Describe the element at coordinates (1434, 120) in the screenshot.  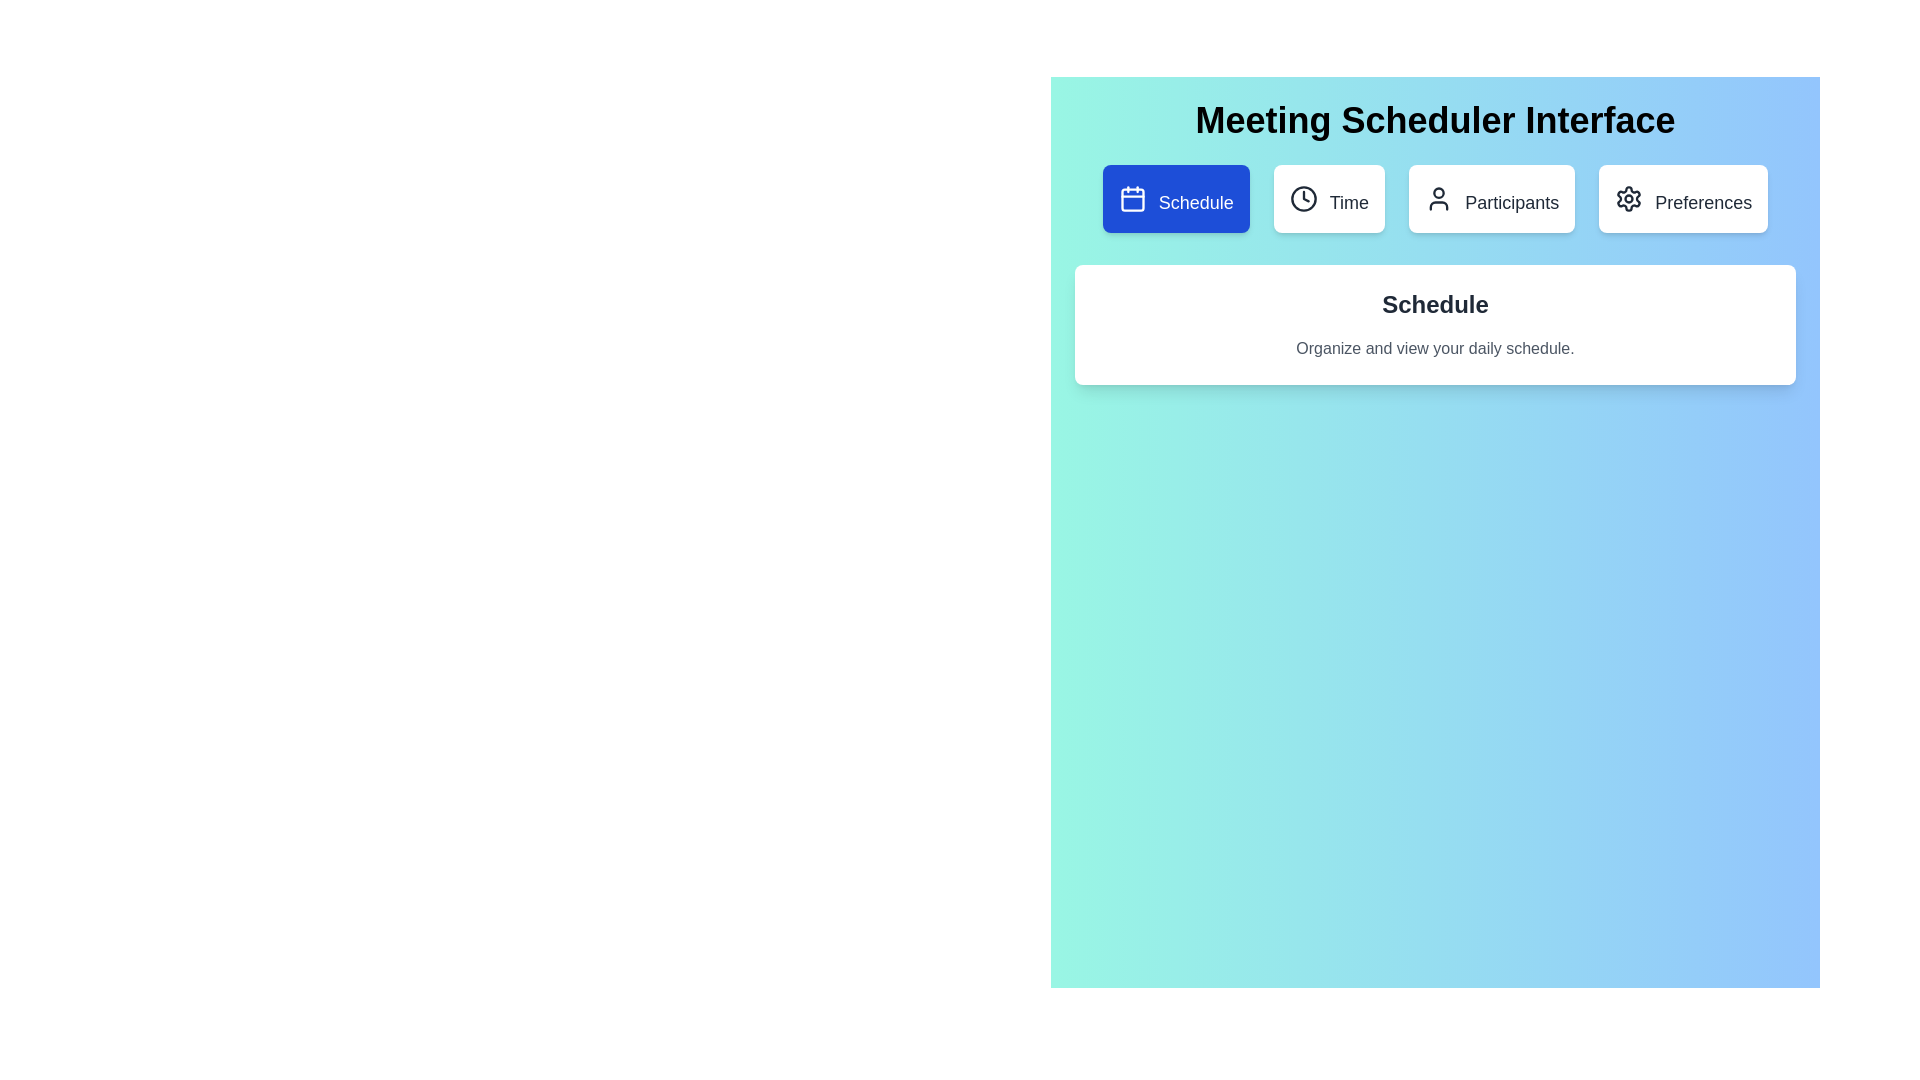
I see `static header text element located at the top center of the interface, which indicates the application's purpose as a meeting scheduler` at that location.